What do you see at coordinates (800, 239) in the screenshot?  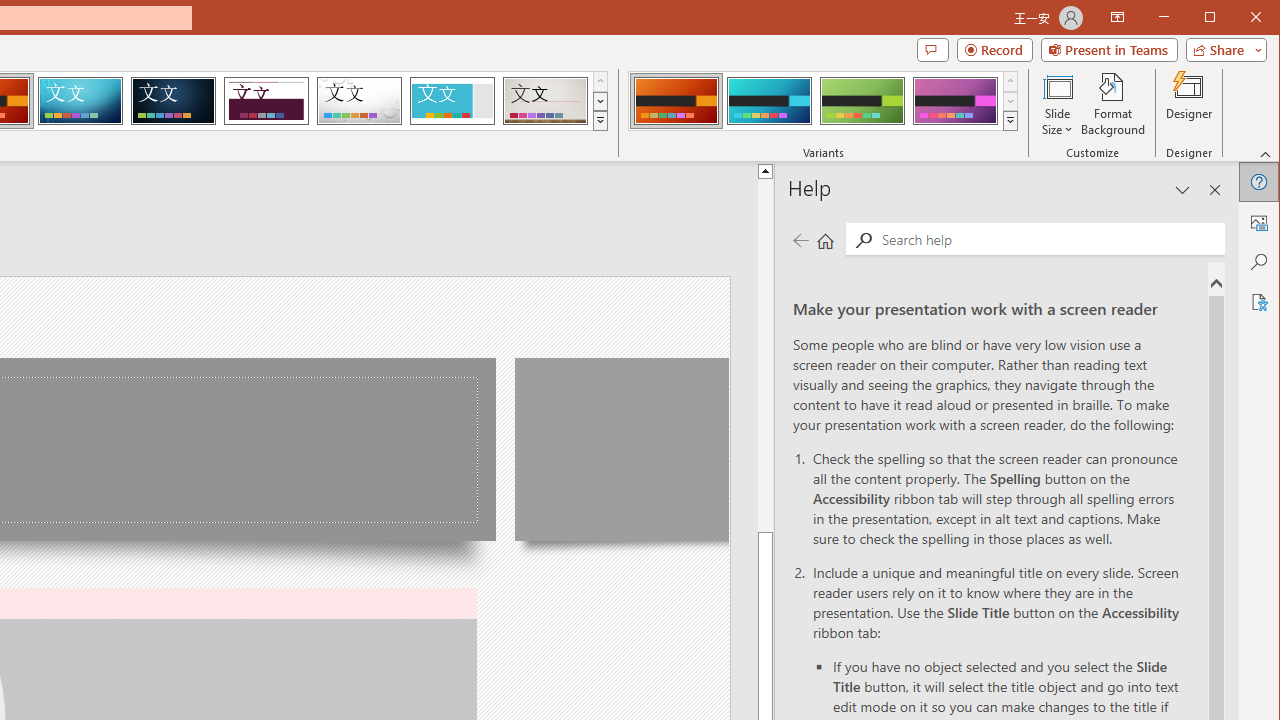 I see `'Previous page'` at bounding box center [800, 239].